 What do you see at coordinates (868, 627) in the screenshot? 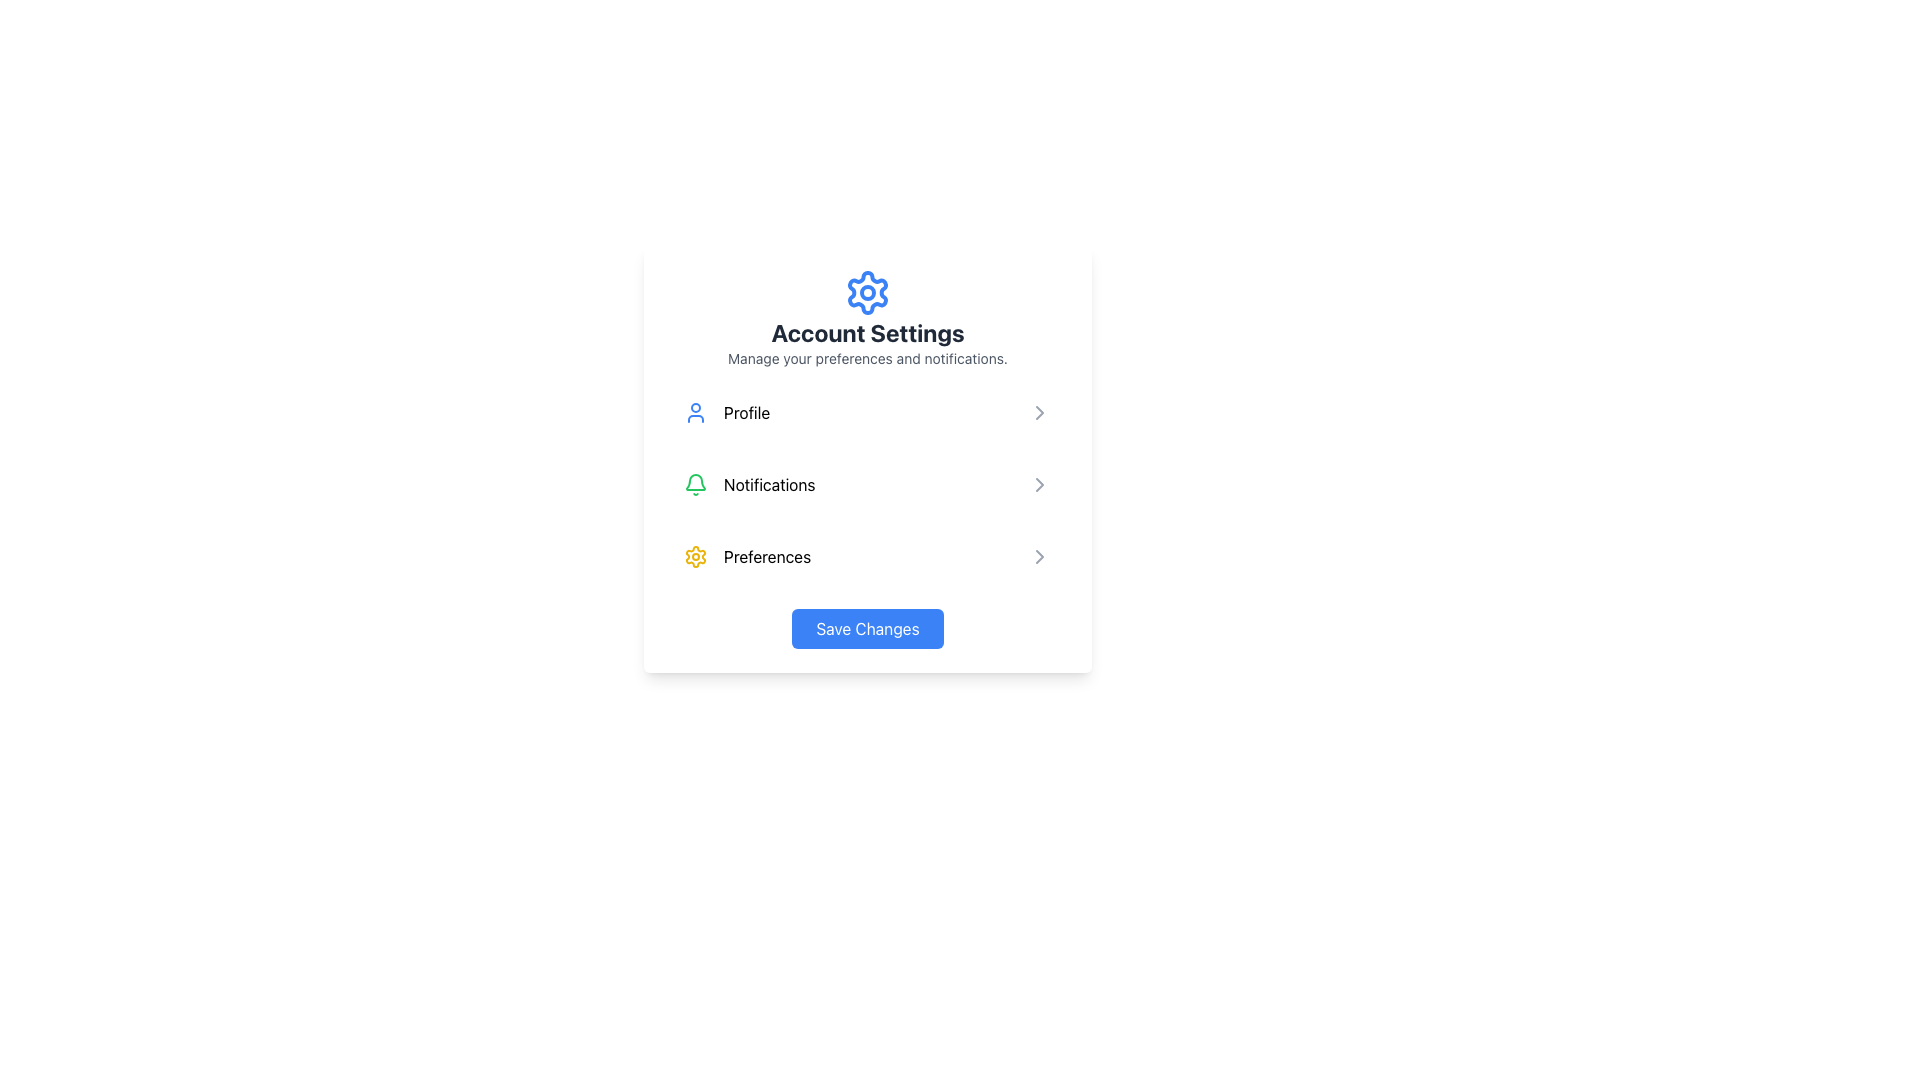
I see `the 'Save Changes' button located at the bottom of the 'Account Settings' section` at bounding box center [868, 627].